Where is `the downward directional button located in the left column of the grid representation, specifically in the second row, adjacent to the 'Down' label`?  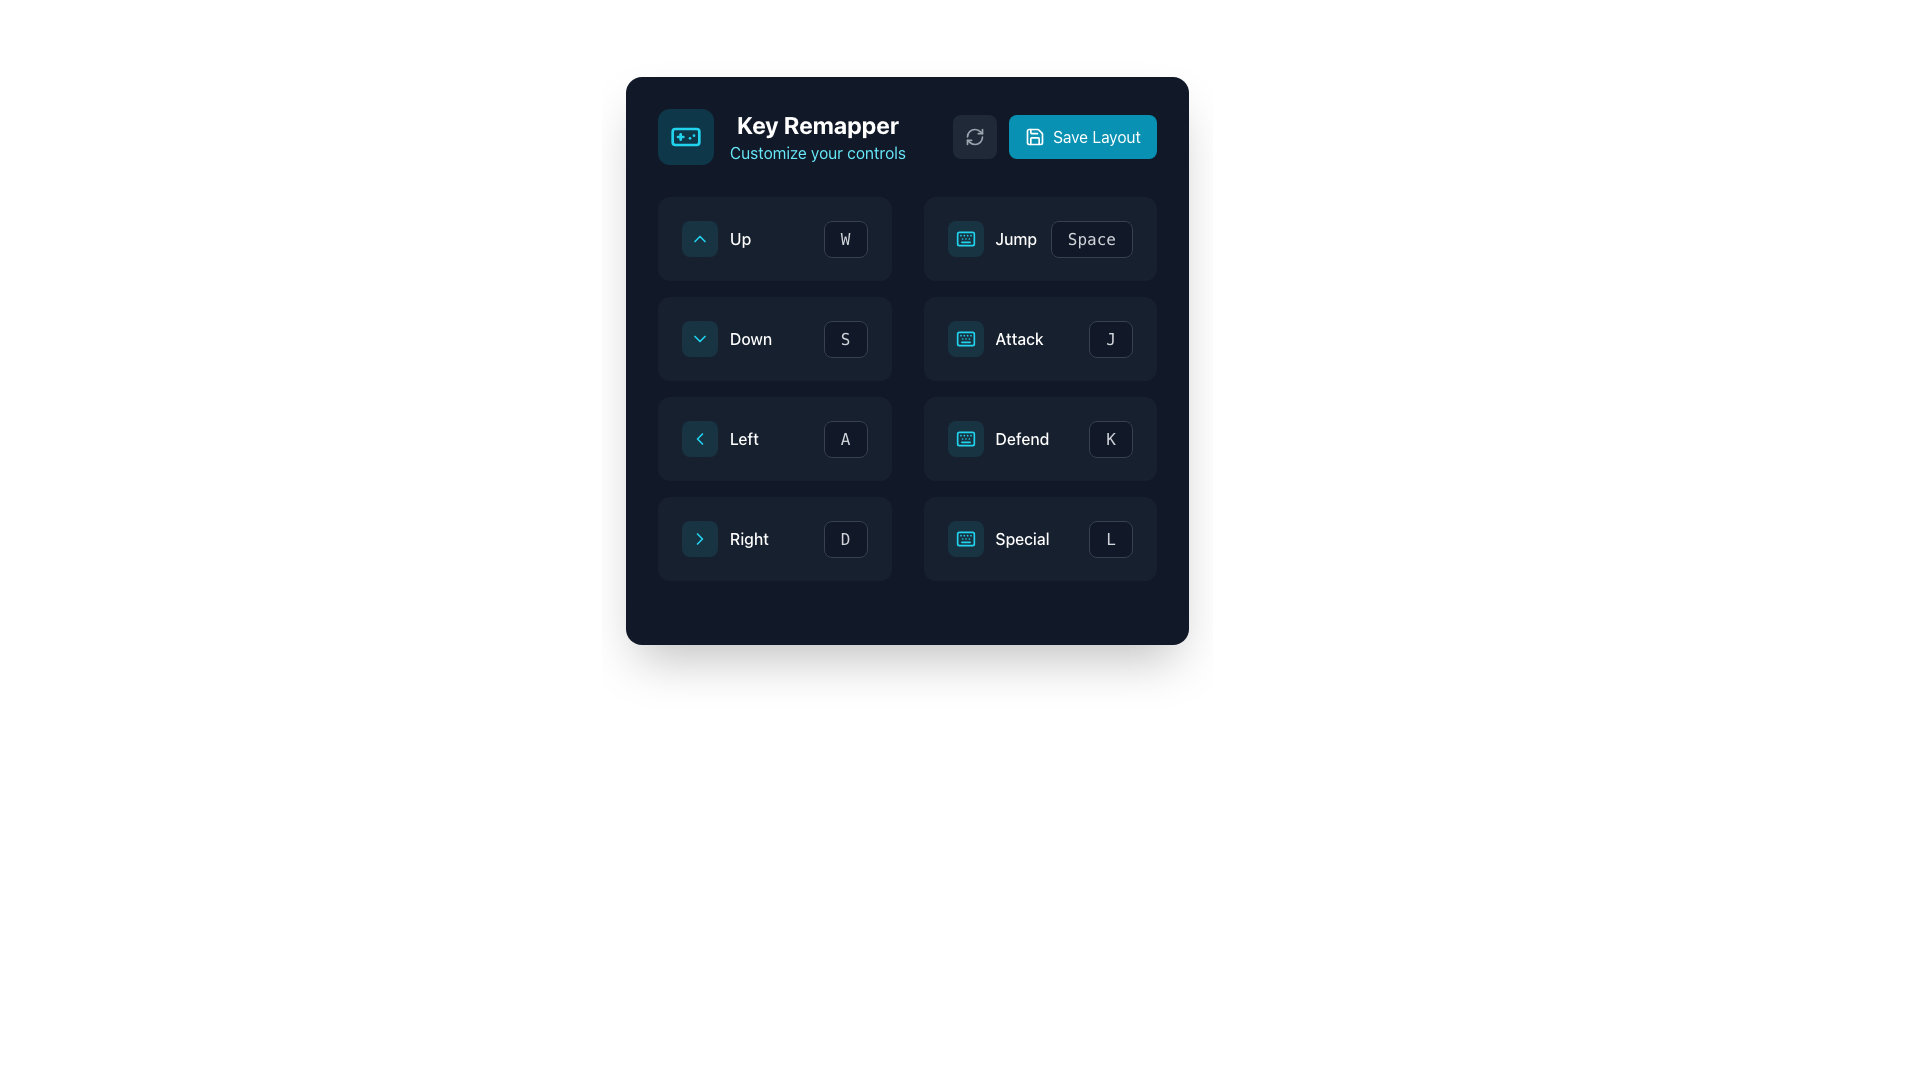
the downward directional button located in the left column of the grid representation, specifically in the second row, adjacent to the 'Down' label is located at coordinates (700, 338).